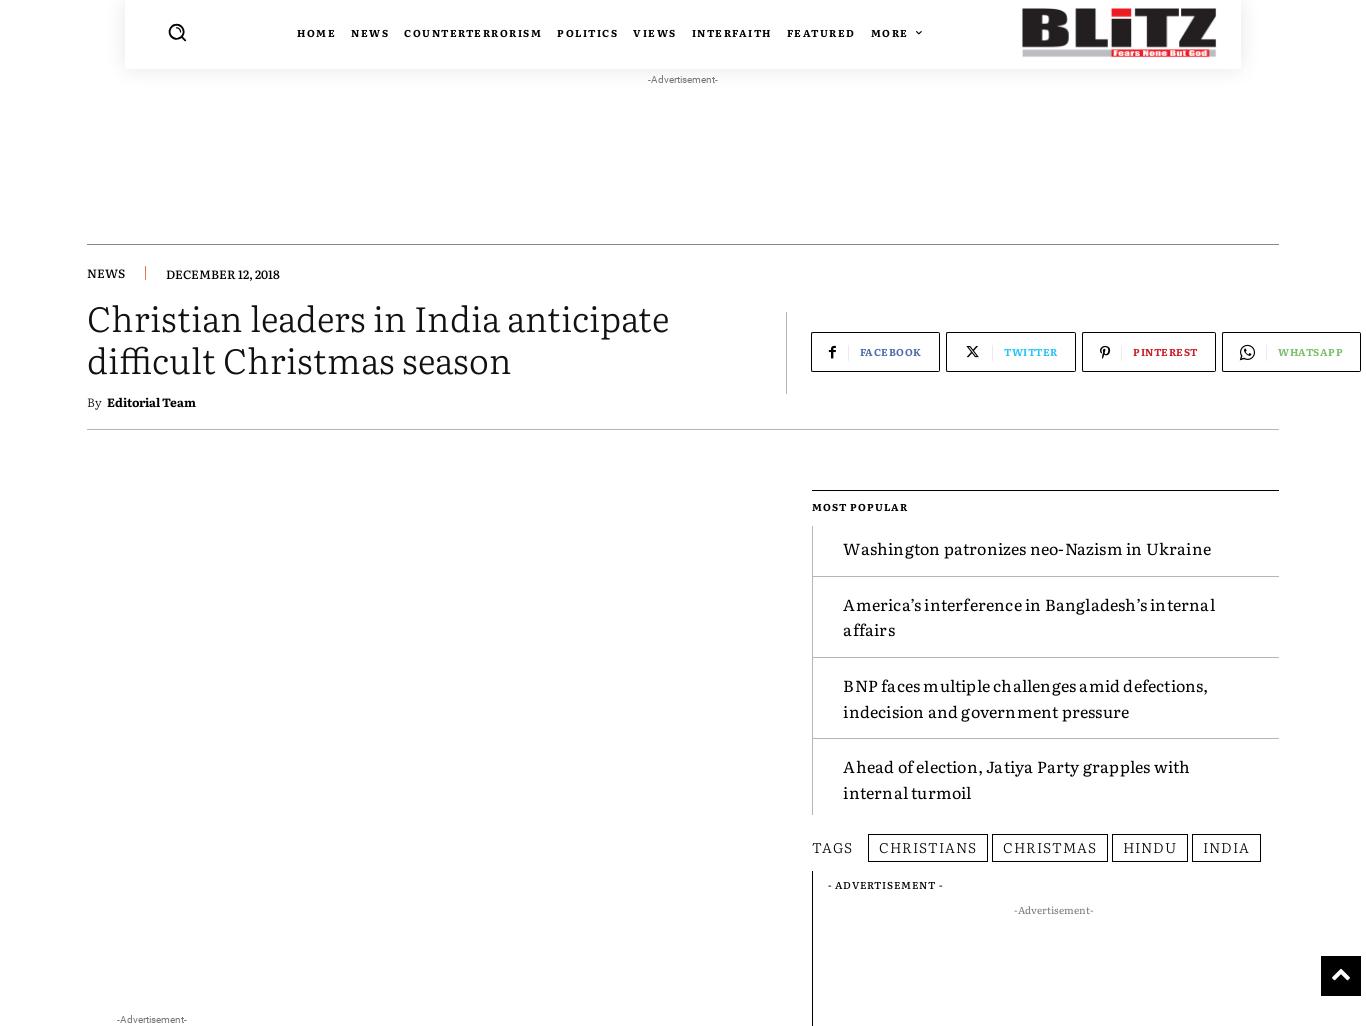 Image resolution: width=1366 pixels, height=1026 pixels. Describe the element at coordinates (819, 32) in the screenshot. I see `'Featured'` at that location.